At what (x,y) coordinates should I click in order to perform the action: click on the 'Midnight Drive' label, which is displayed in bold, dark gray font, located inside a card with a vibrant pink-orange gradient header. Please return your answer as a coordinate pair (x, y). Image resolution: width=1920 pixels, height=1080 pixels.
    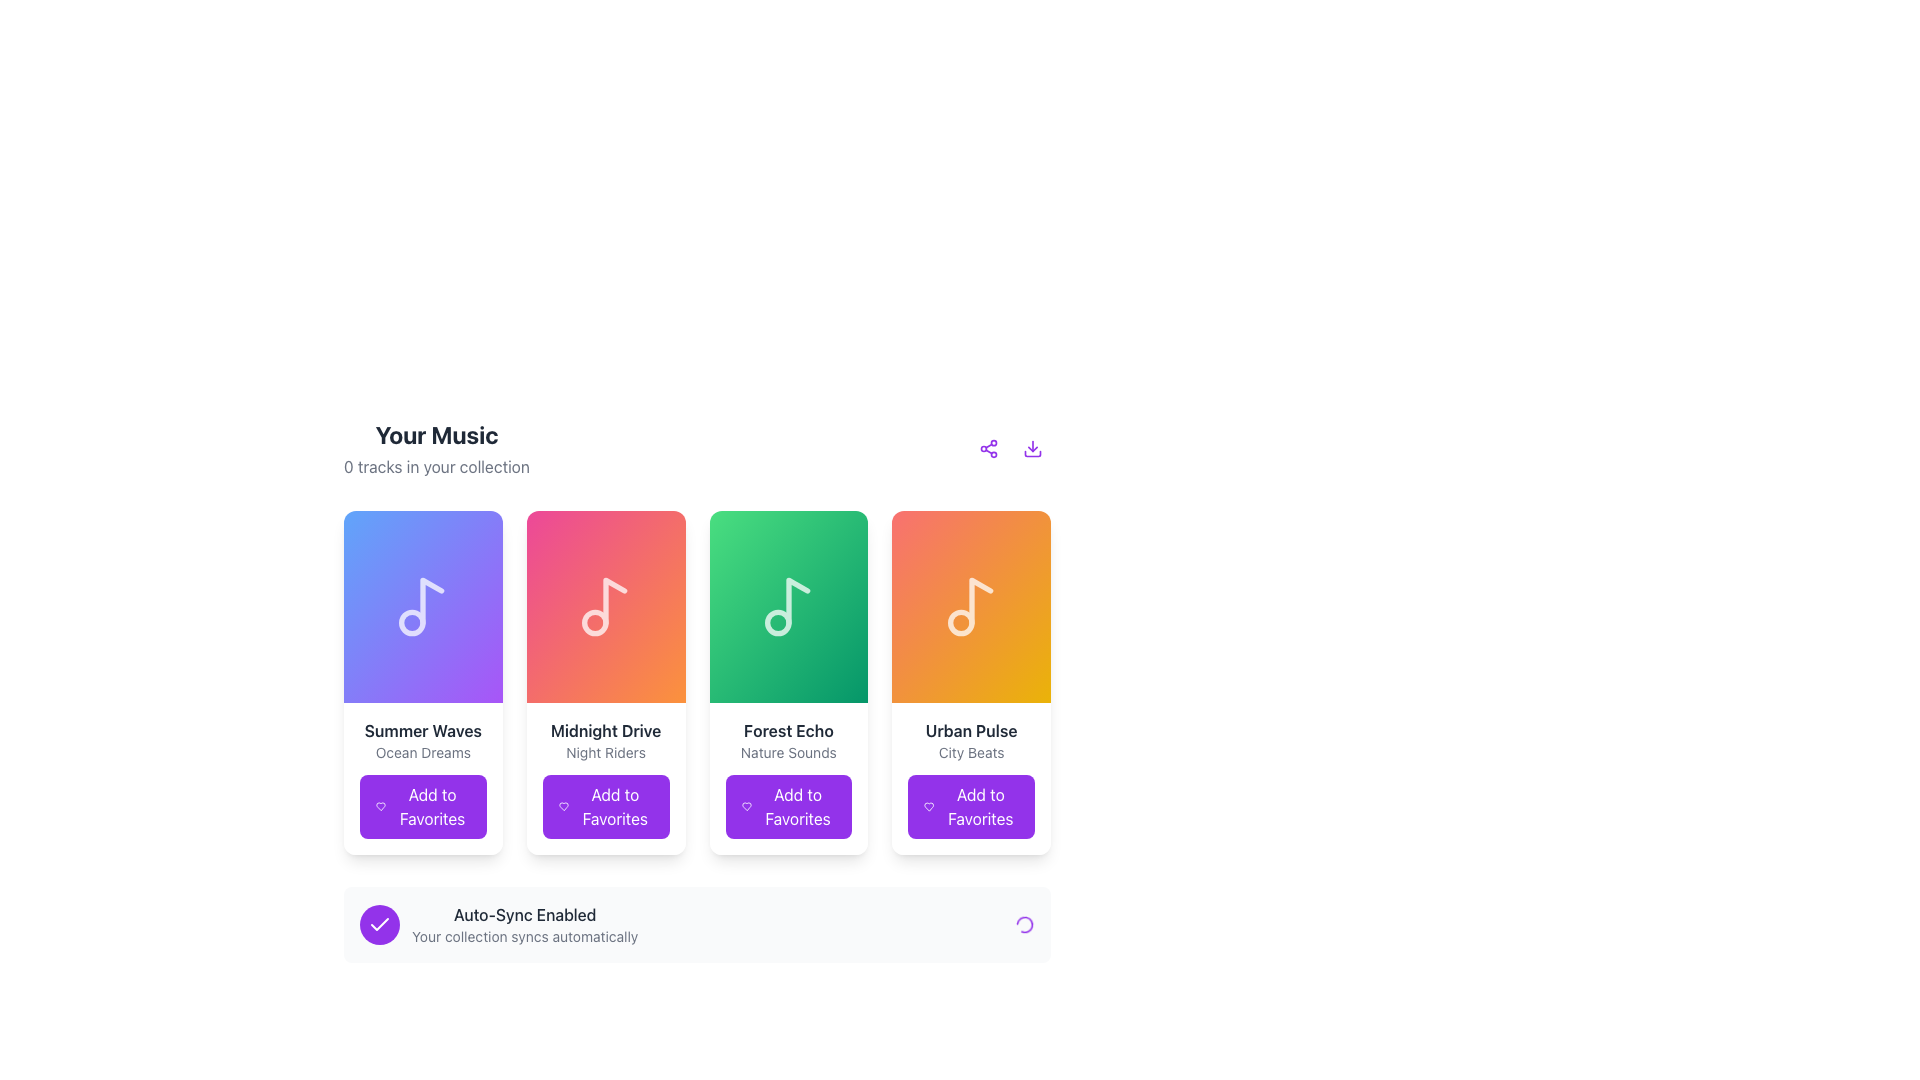
    Looking at the image, I should click on (605, 731).